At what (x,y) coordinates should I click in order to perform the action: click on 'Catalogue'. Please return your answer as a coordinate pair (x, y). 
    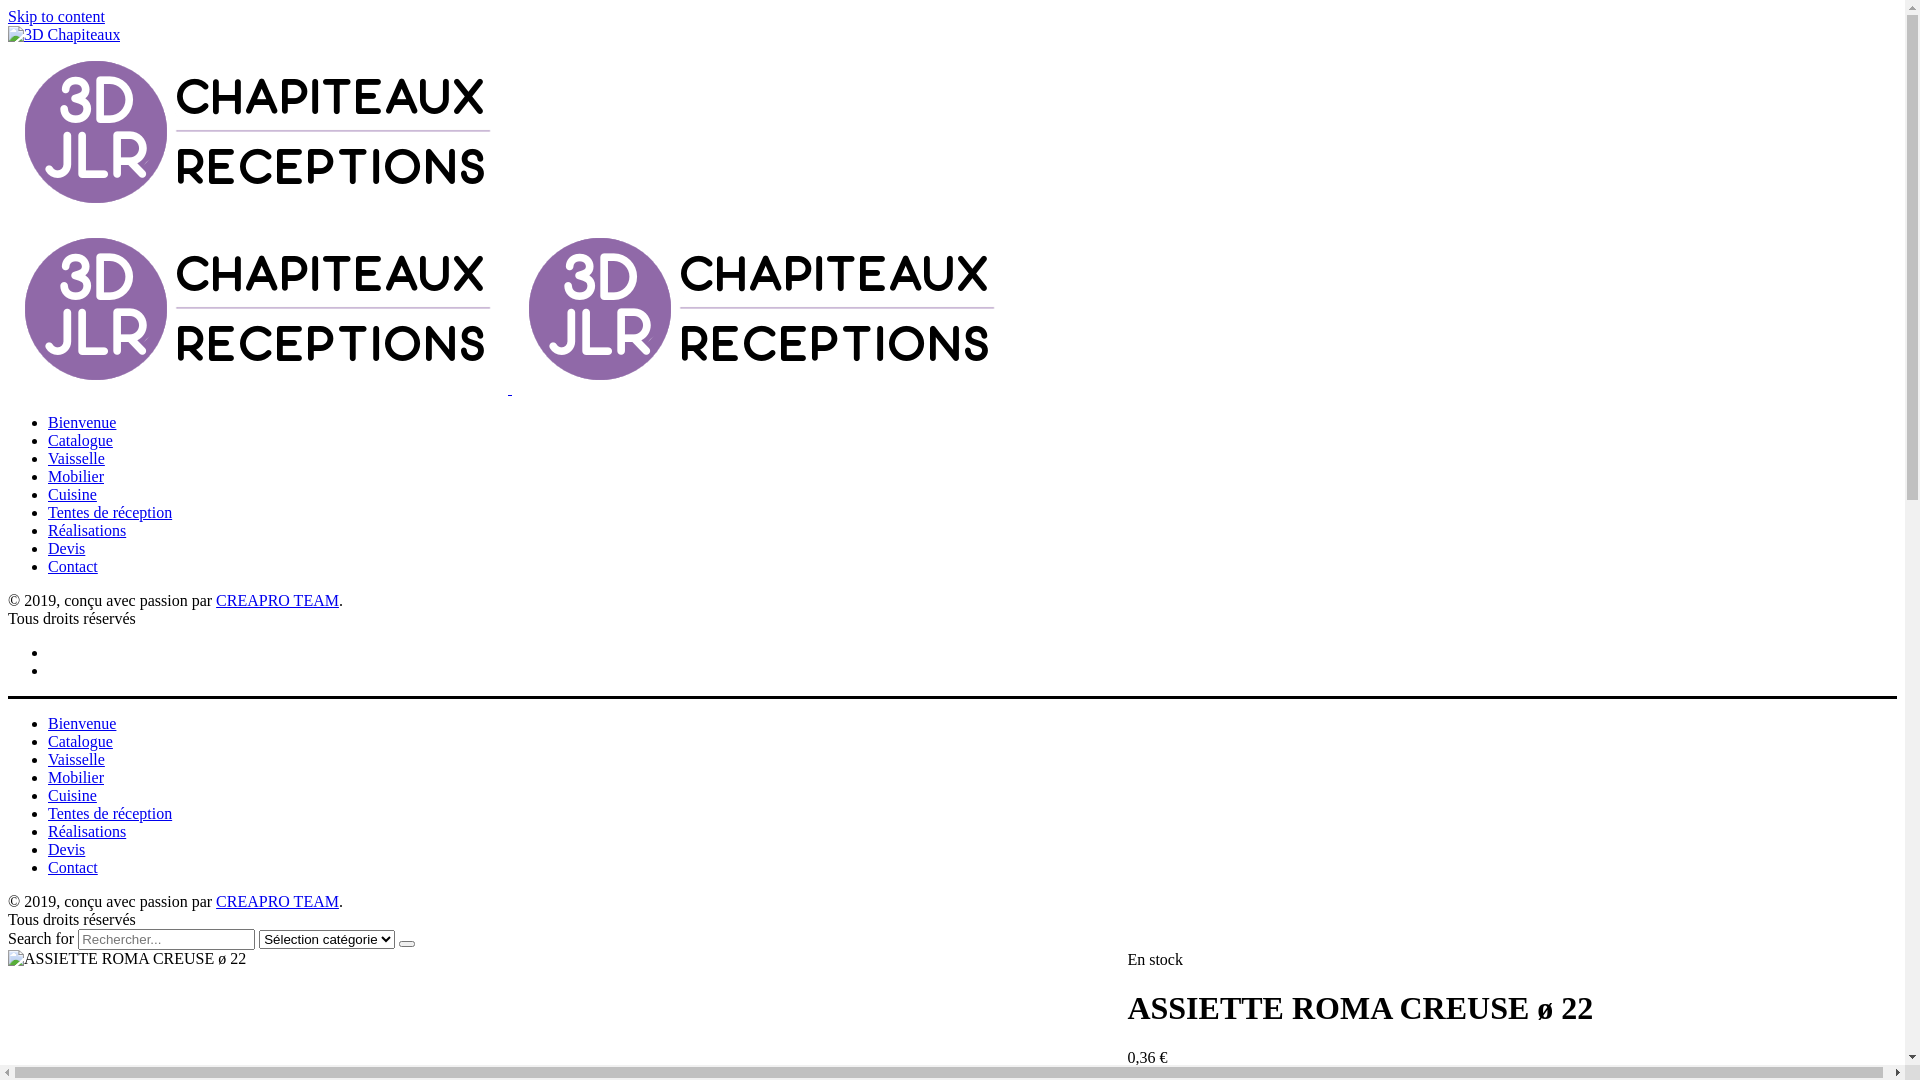
    Looking at the image, I should click on (80, 439).